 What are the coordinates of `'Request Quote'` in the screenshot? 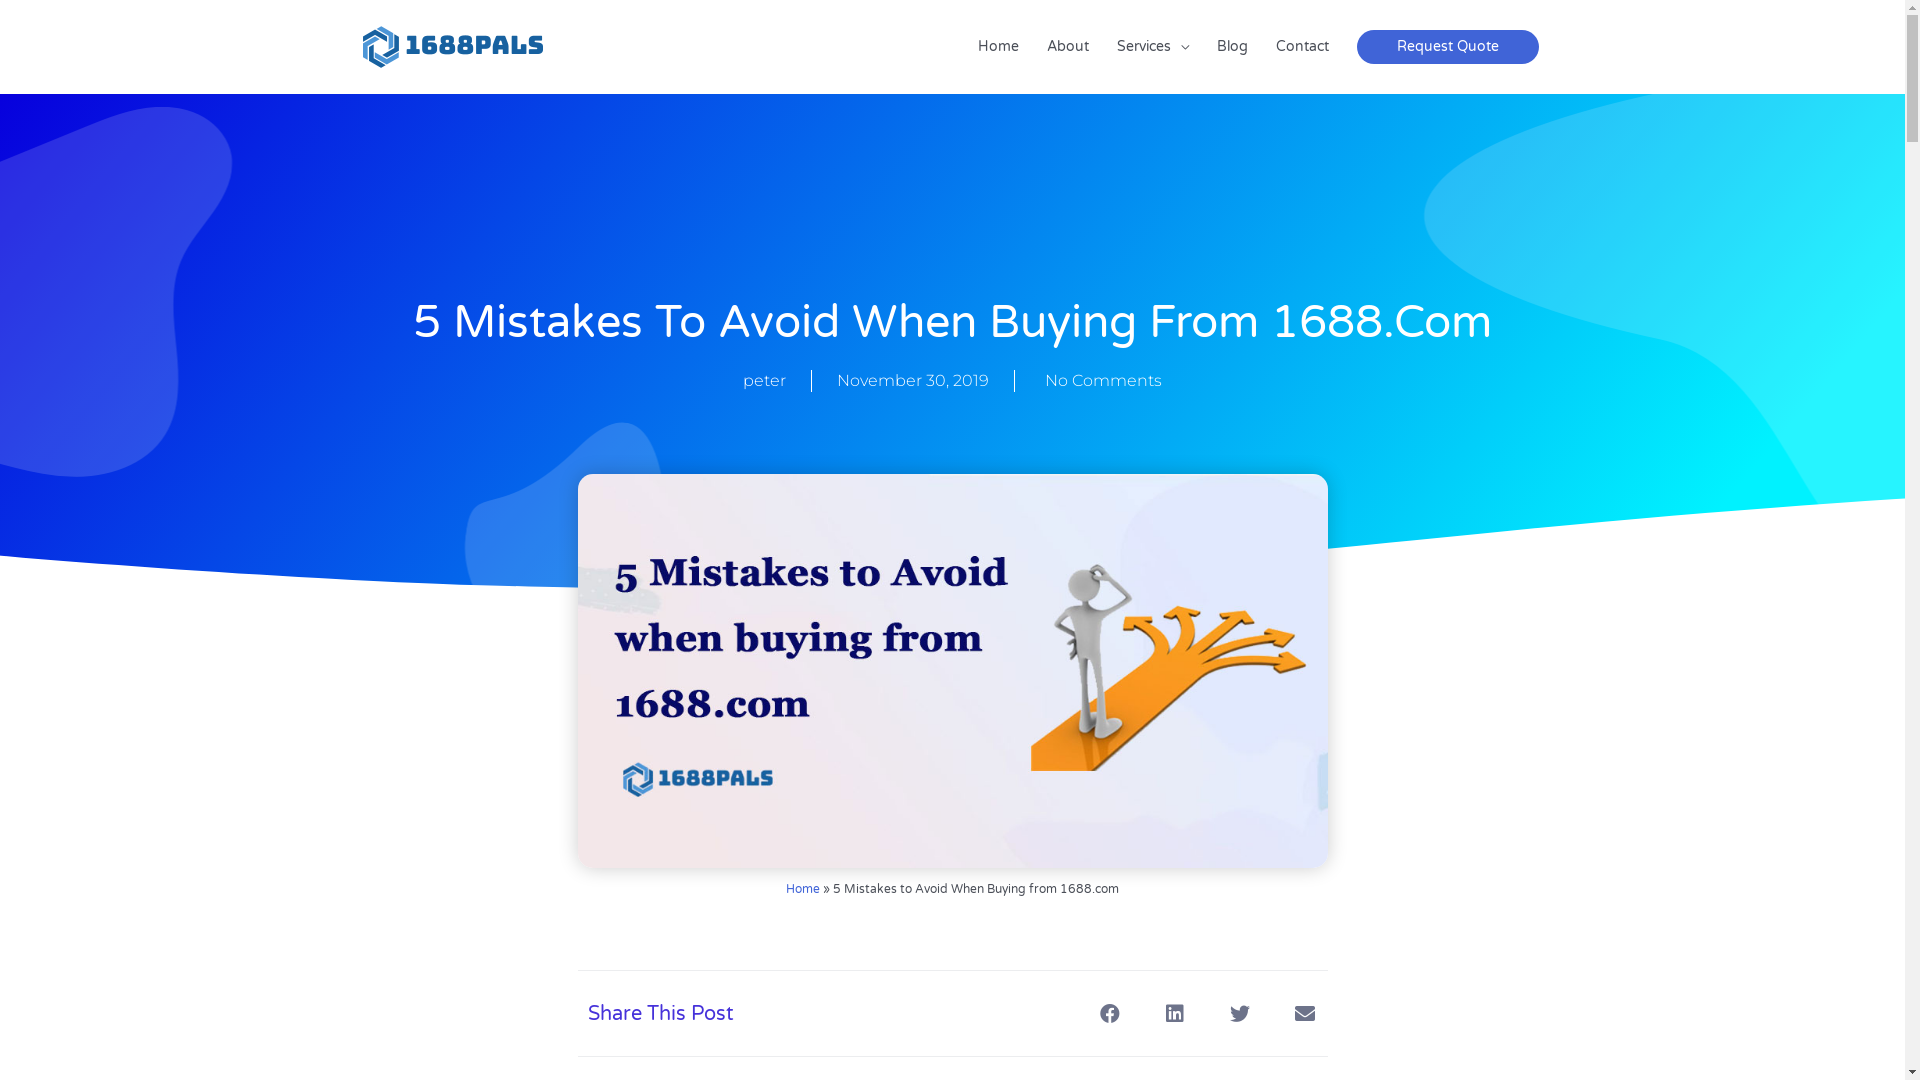 It's located at (1446, 45).